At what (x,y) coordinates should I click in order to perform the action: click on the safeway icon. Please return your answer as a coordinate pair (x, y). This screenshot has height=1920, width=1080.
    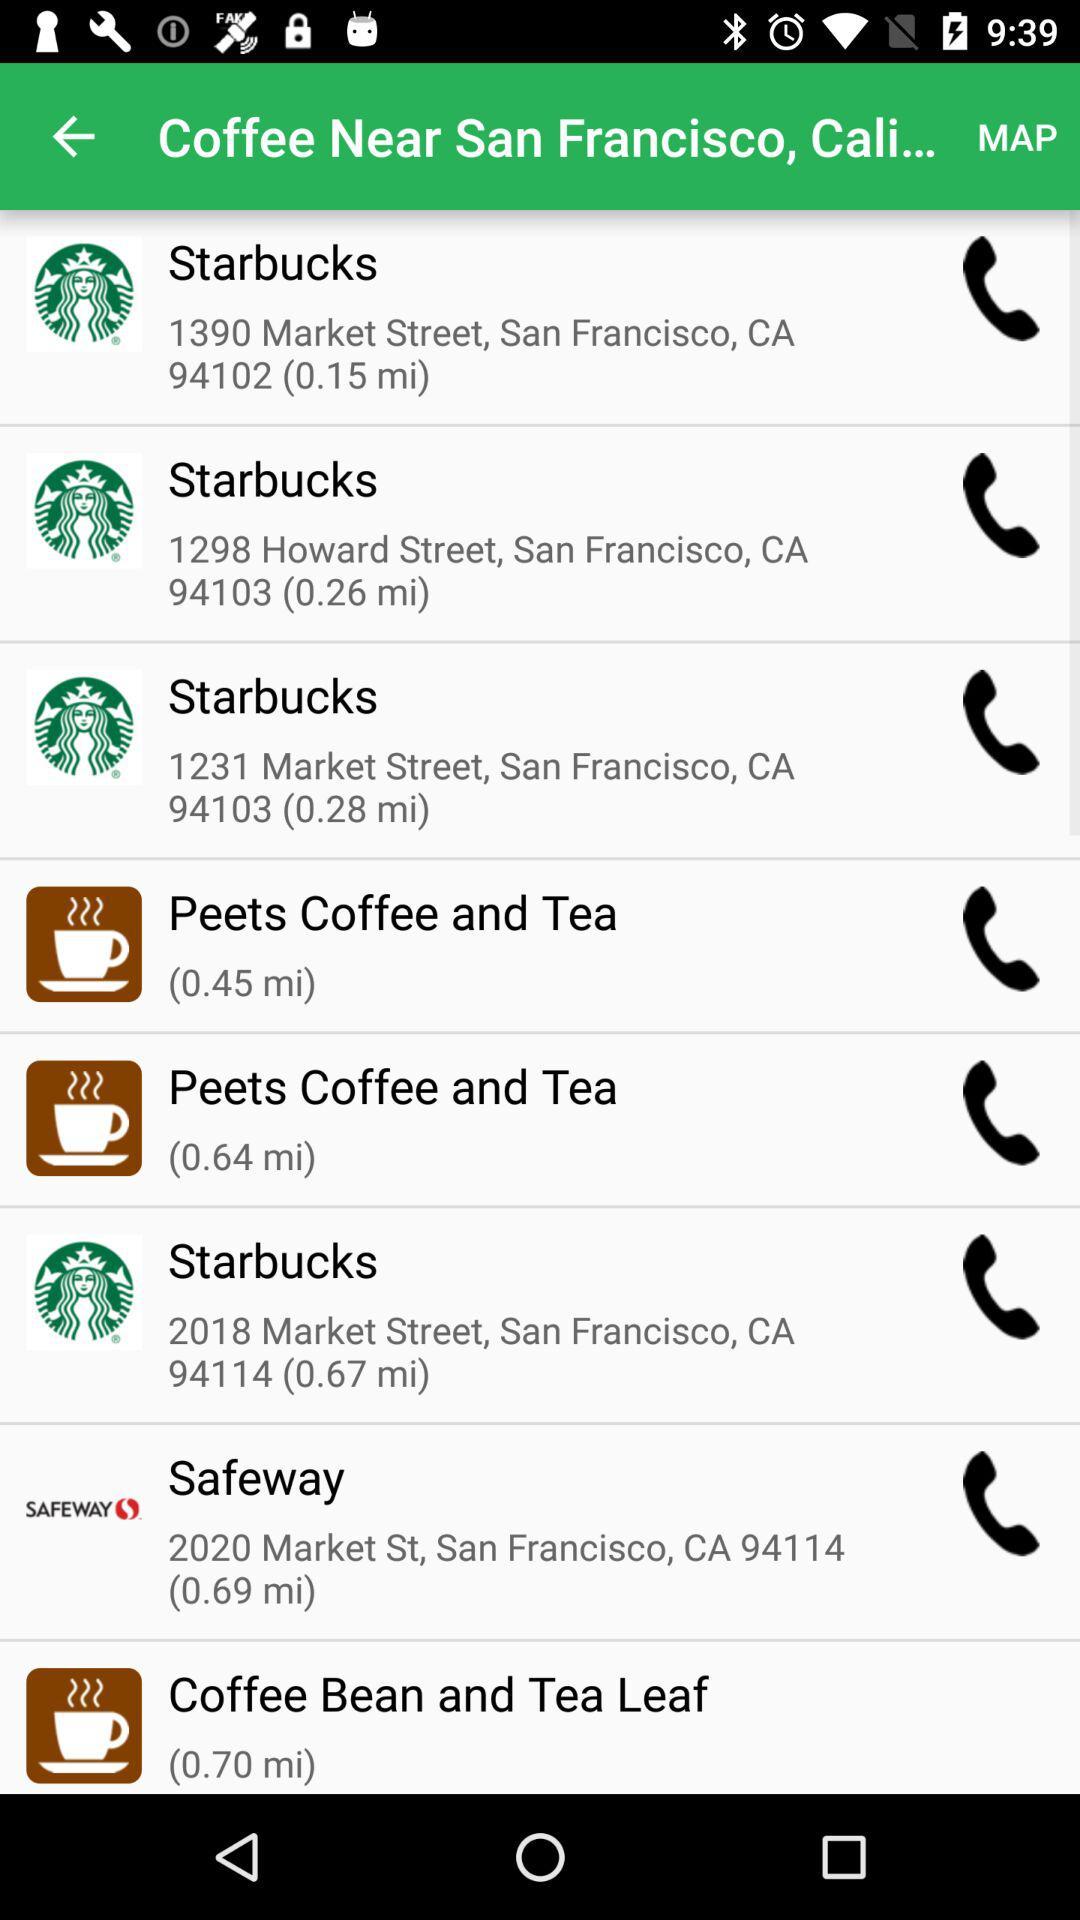
    Looking at the image, I should click on (524, 1489).